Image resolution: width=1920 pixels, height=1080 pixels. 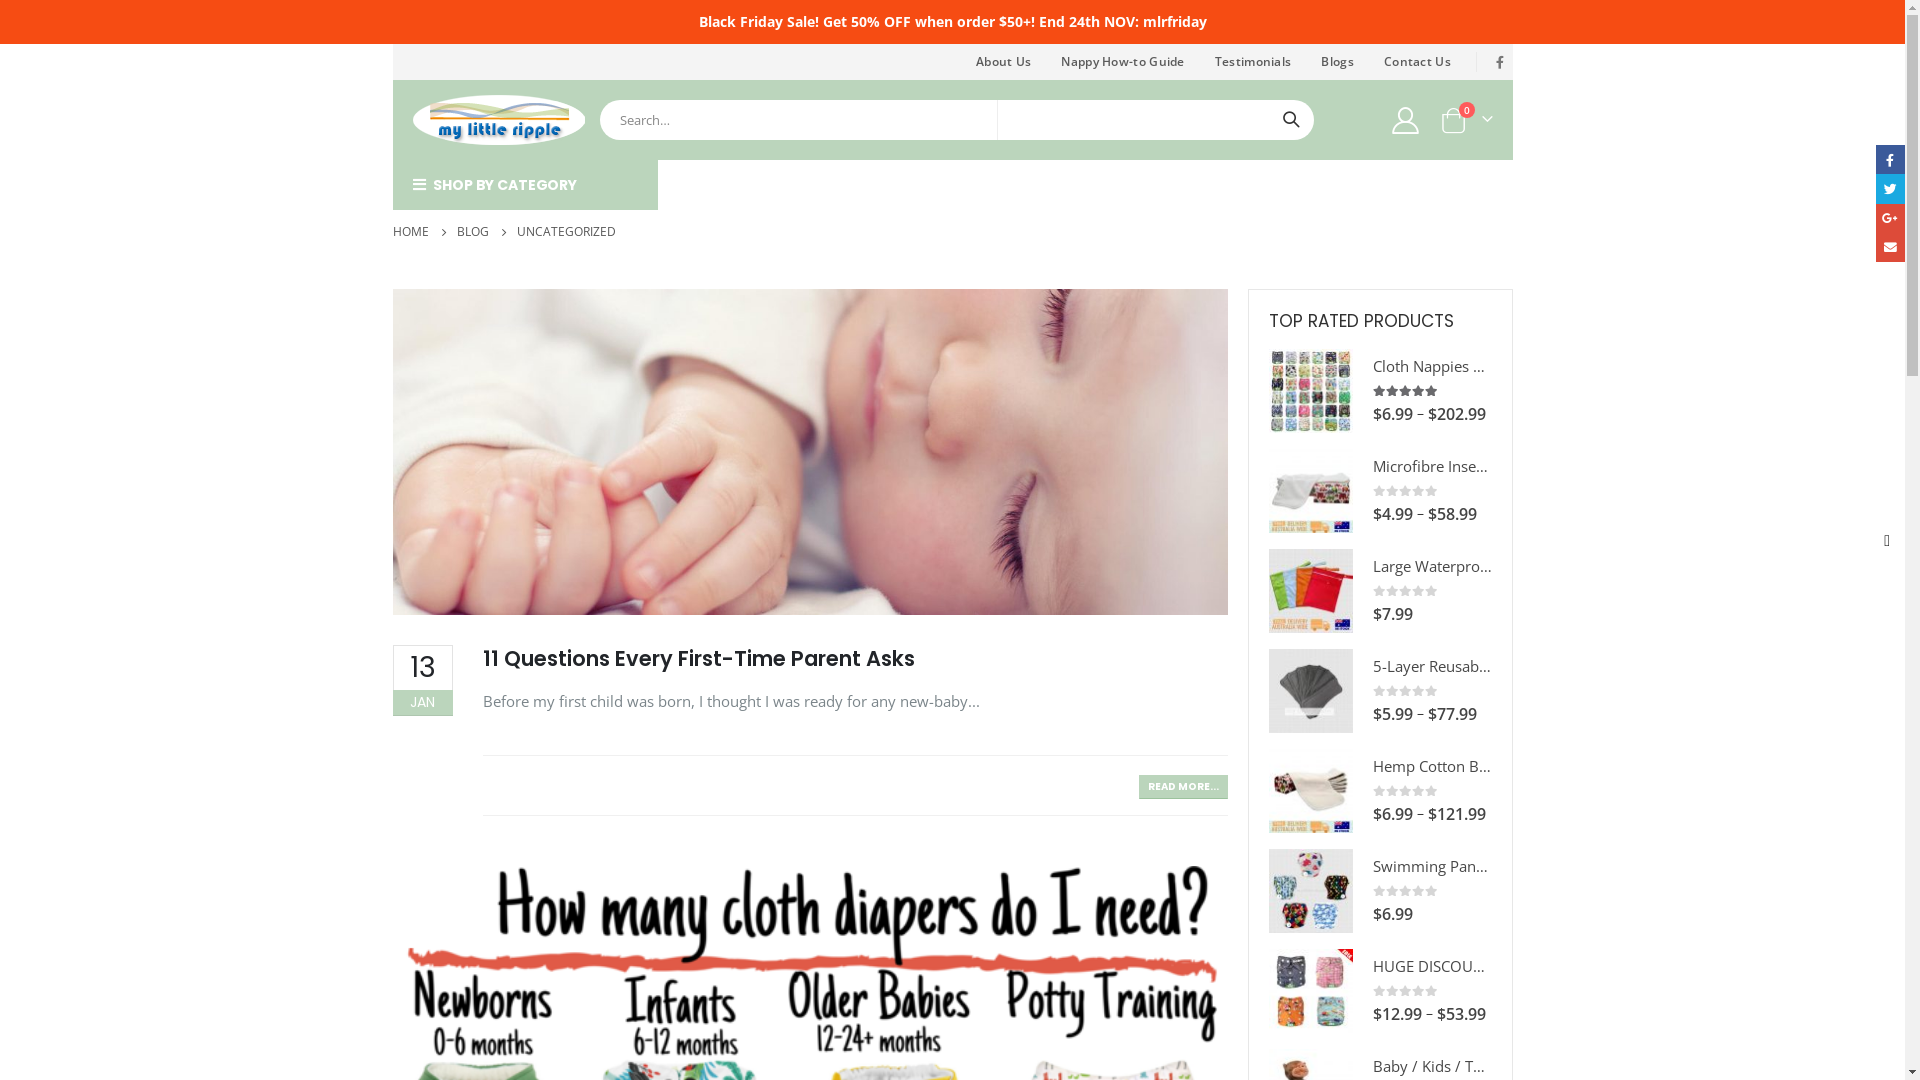 I want to click on 'Twitter', so click(x=1889, y=188).